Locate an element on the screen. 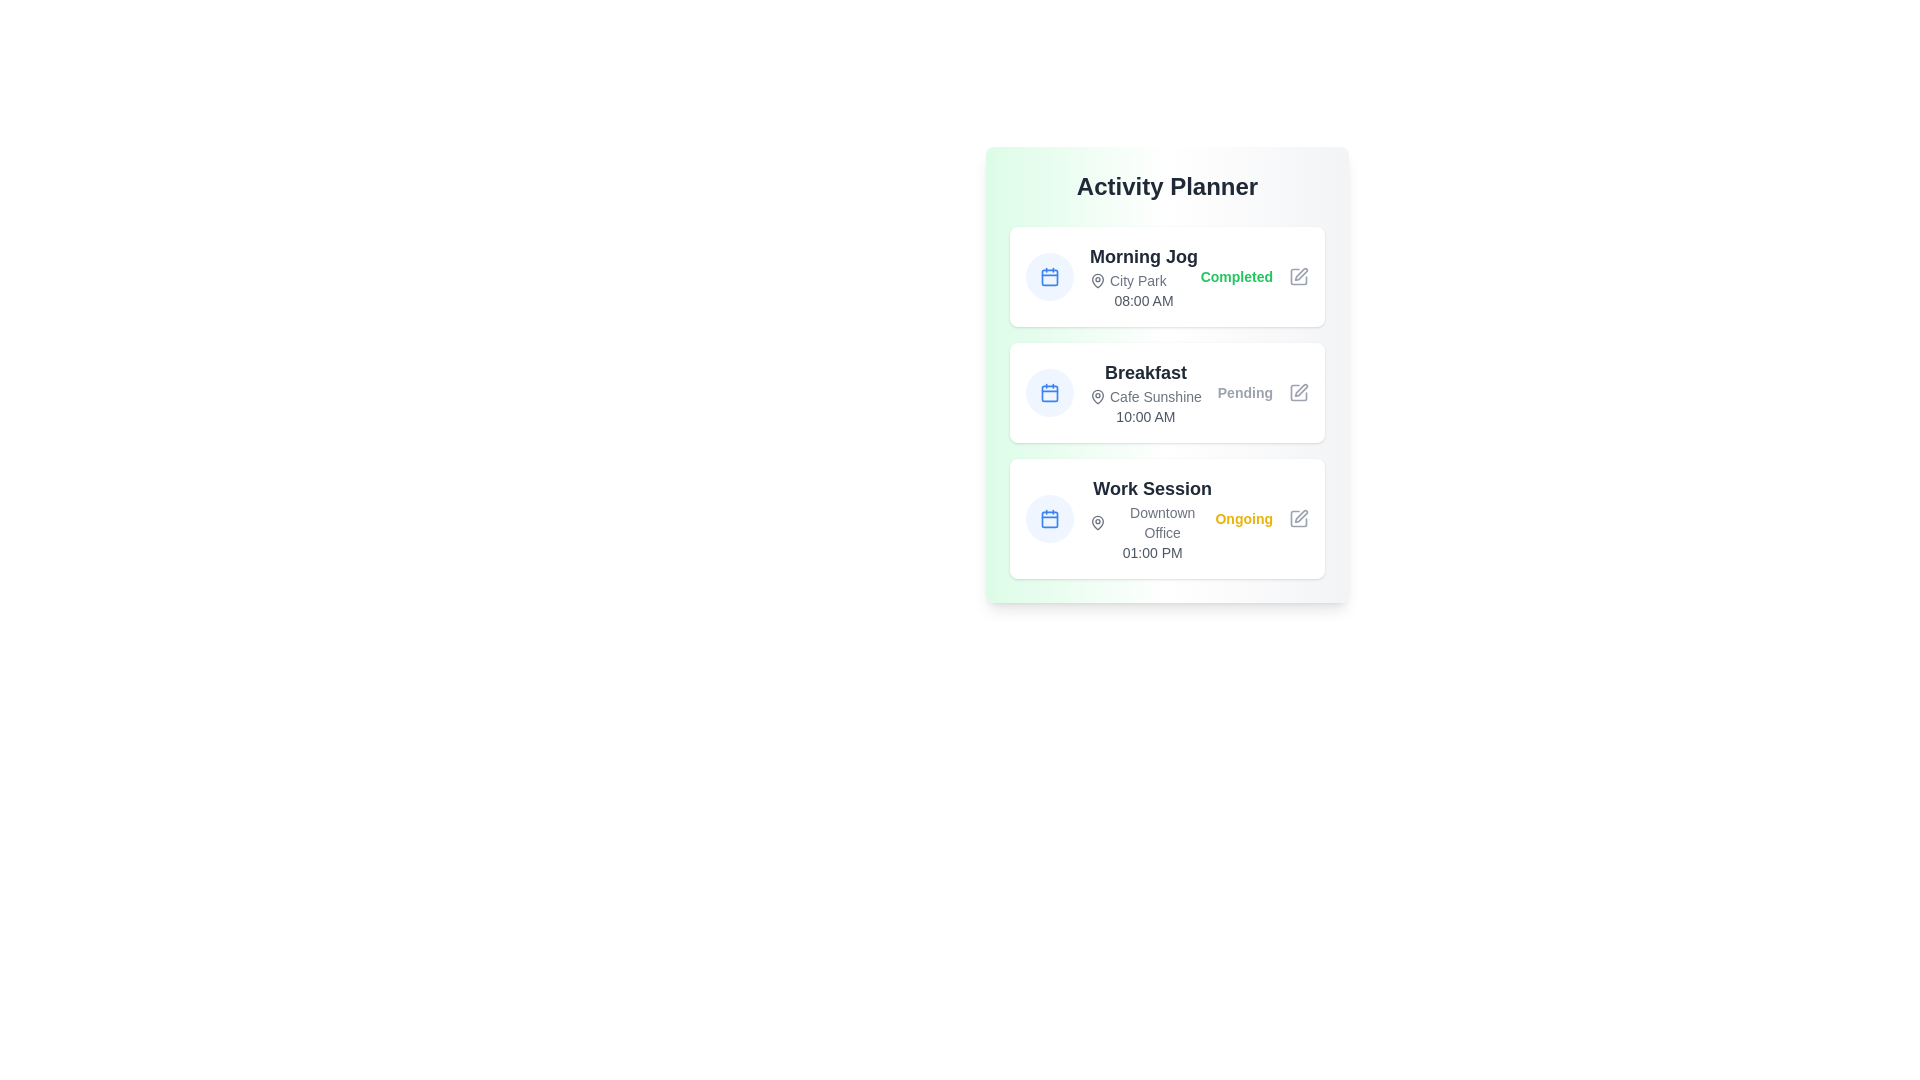 This screenshot has width=1920, height=1080. text content of the Static Text Display that provides details about the scheduled activity, positioned as the third item in the 'Activity Planner' section is located at coordinates (1152, 518).